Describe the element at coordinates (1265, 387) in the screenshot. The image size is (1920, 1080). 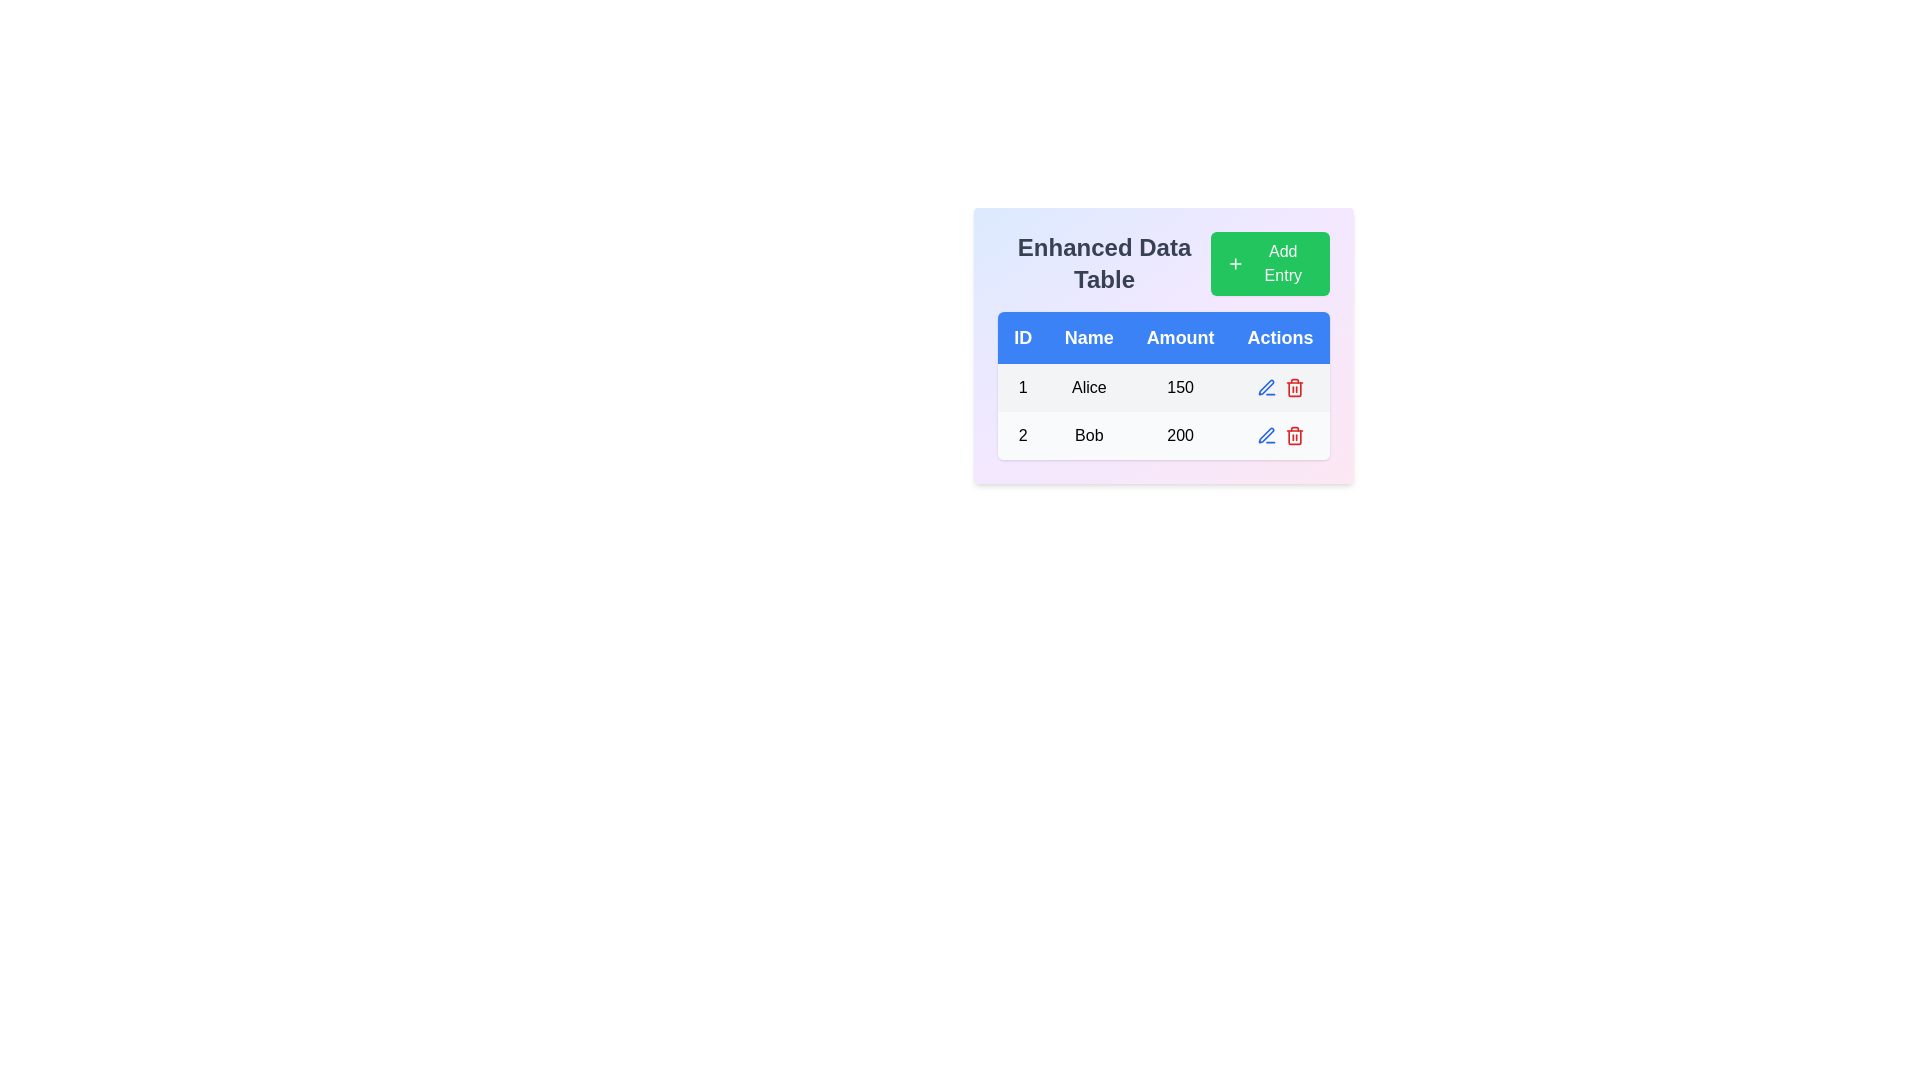
I see `the pen-like icon in the 'Actions' column of the second row` at that location.